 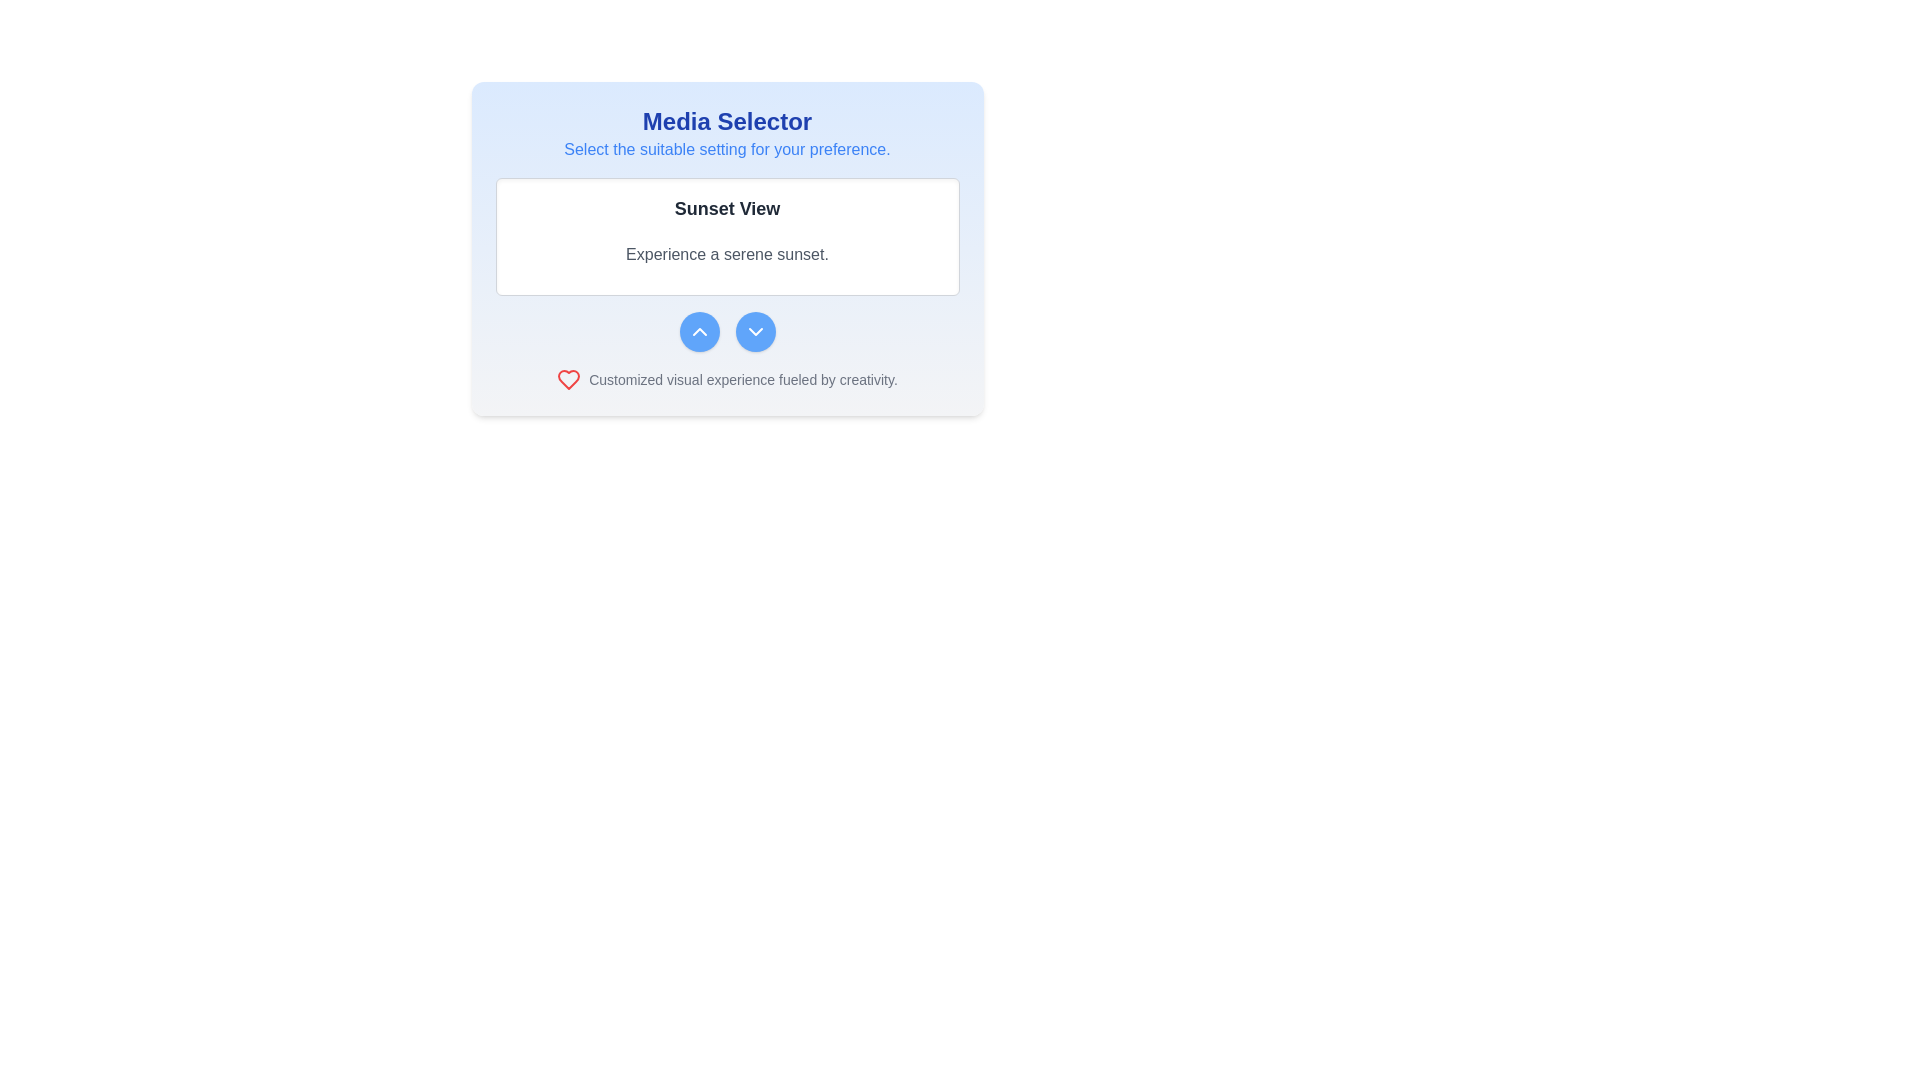 I want to click on the decorative icon that indicates favorites or preferences, located to the left of the text 'Customized visual experience fueled by creativity.', so click(x=568, y=380).